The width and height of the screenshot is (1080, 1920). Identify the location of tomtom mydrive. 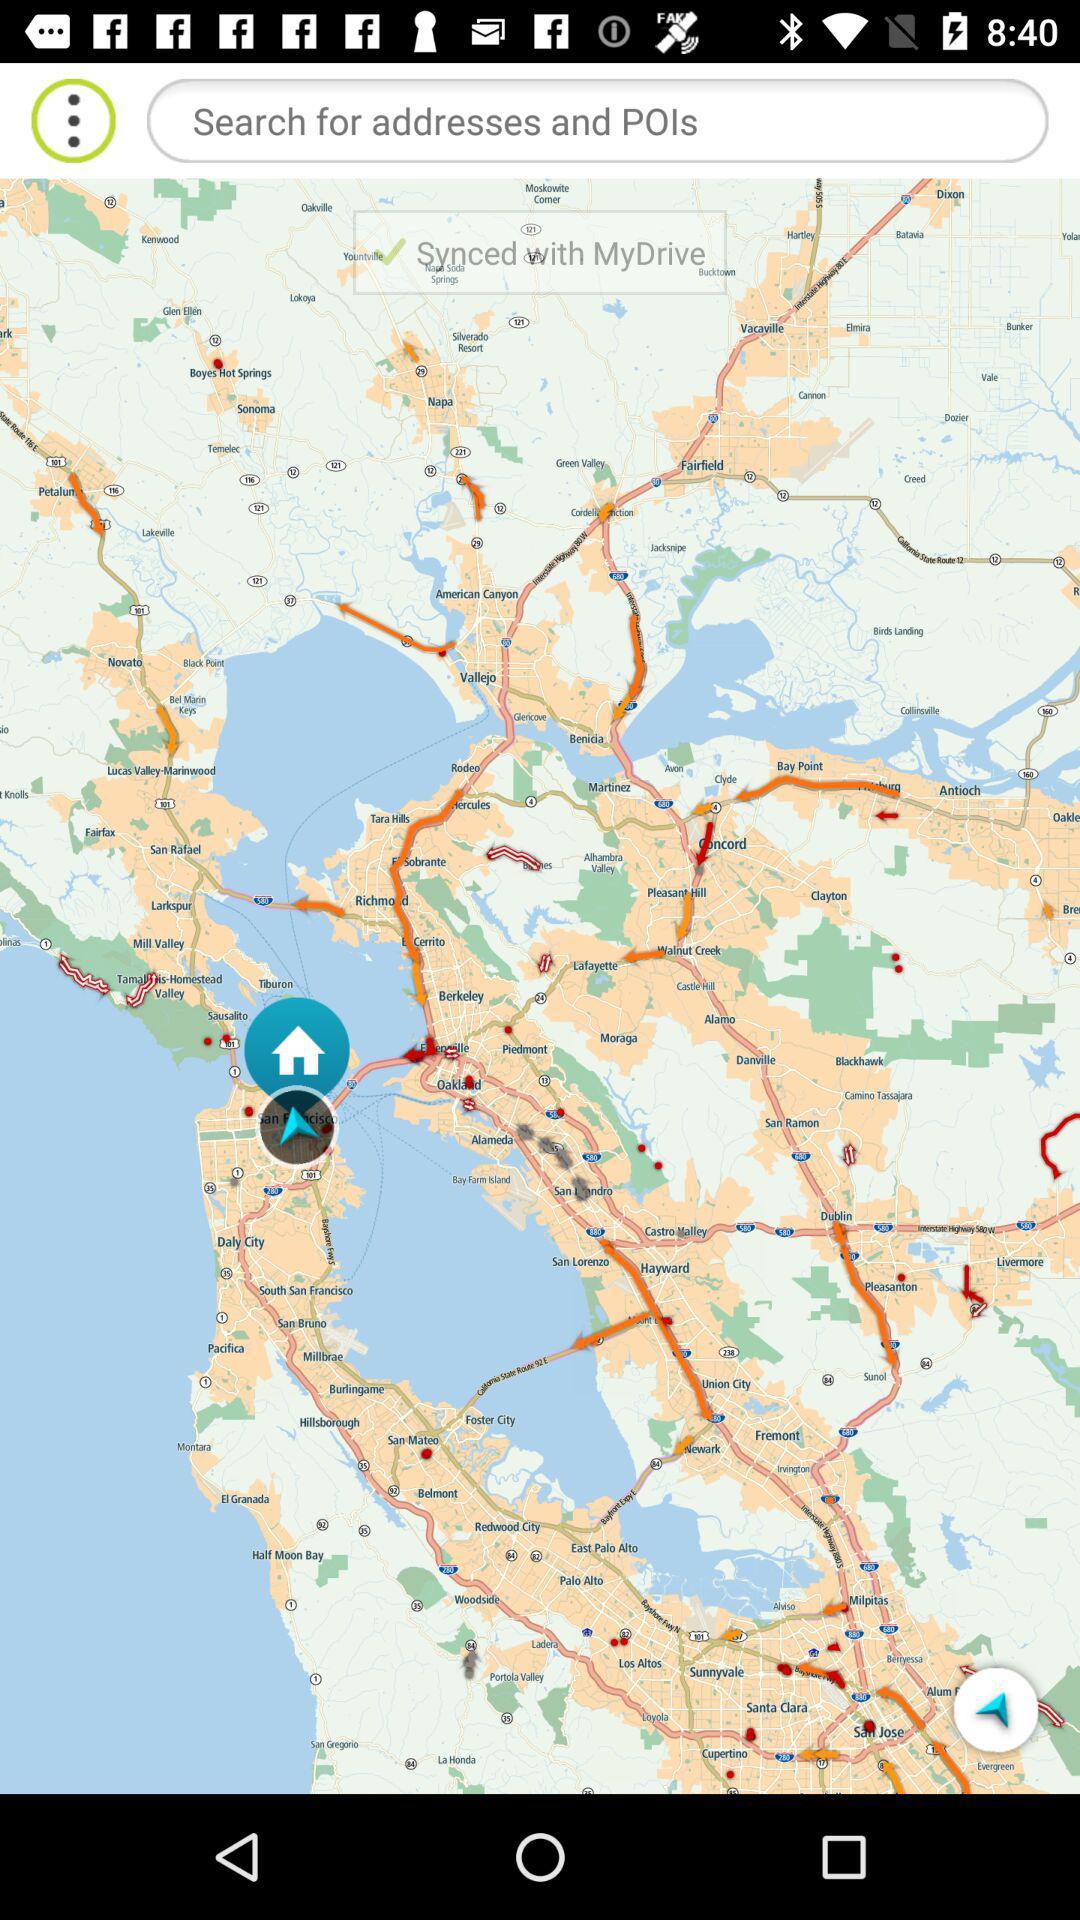
(995, 1708).